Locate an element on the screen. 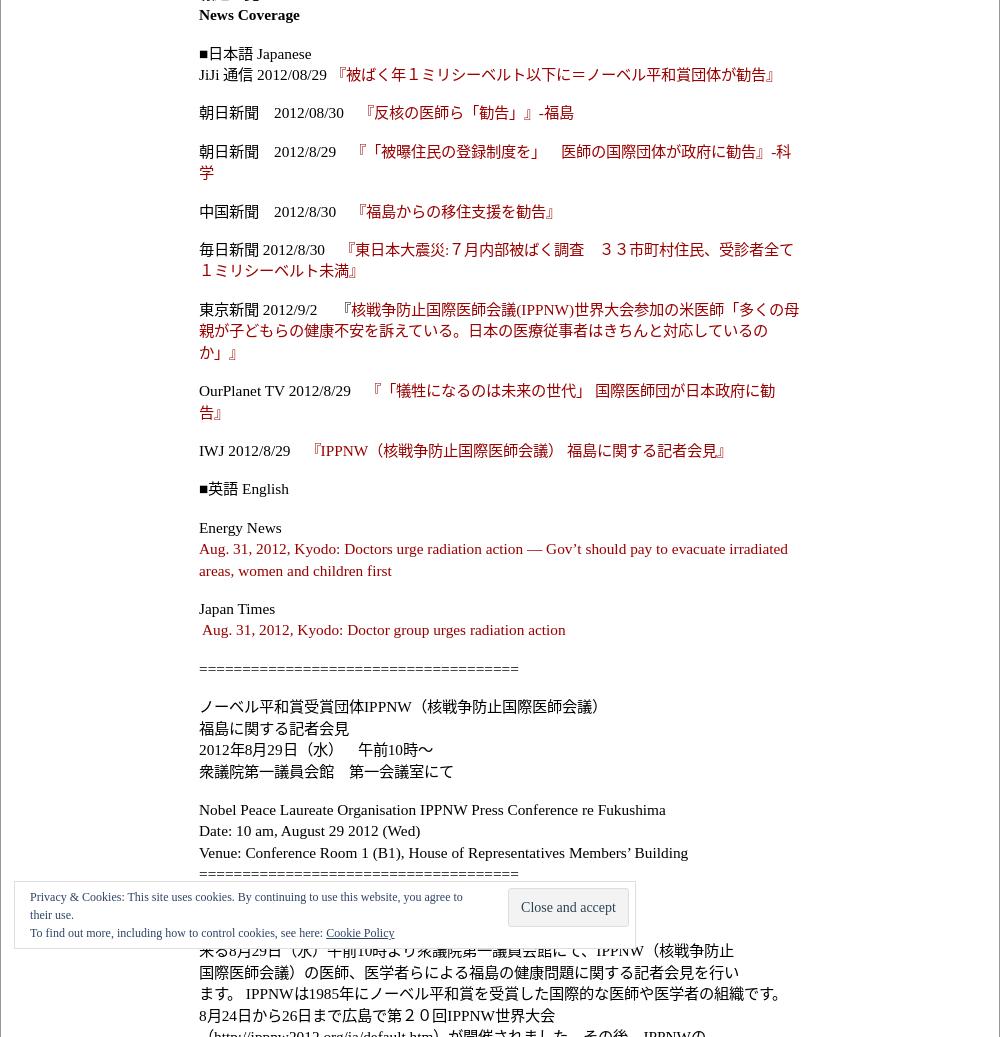 Image resolution: width=1001 pixels, height=1037 pixels. '来る8月29日（水）午前10時より衆議院第一議員会館にて、IPPNW（核戦争防止' is located at coordinates (466, 950).